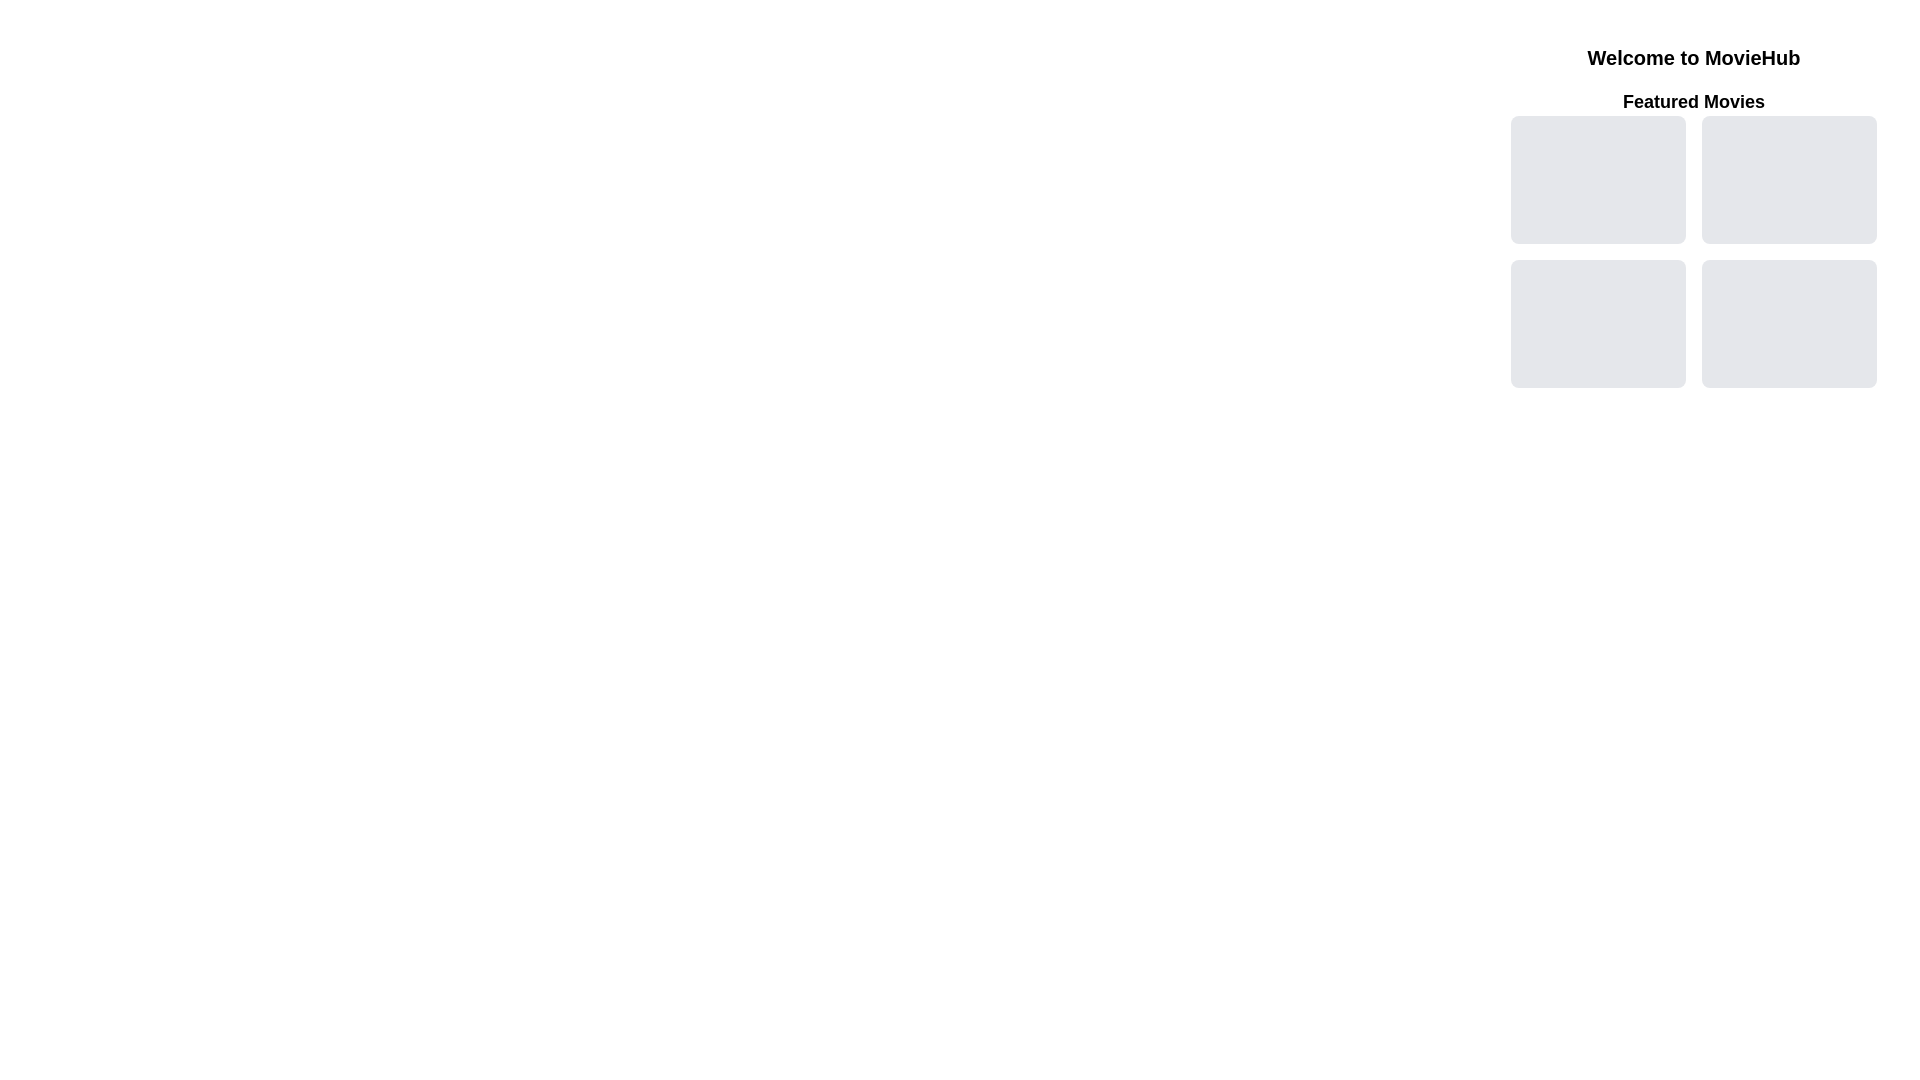 The image size is (1920, 1080). Describe the element at coordinates (1554, 1063) in the screenshot. I see `the 'Home' icon located at the bottom center of the interface, which serves as a navigational element to return to the main page` at that location.